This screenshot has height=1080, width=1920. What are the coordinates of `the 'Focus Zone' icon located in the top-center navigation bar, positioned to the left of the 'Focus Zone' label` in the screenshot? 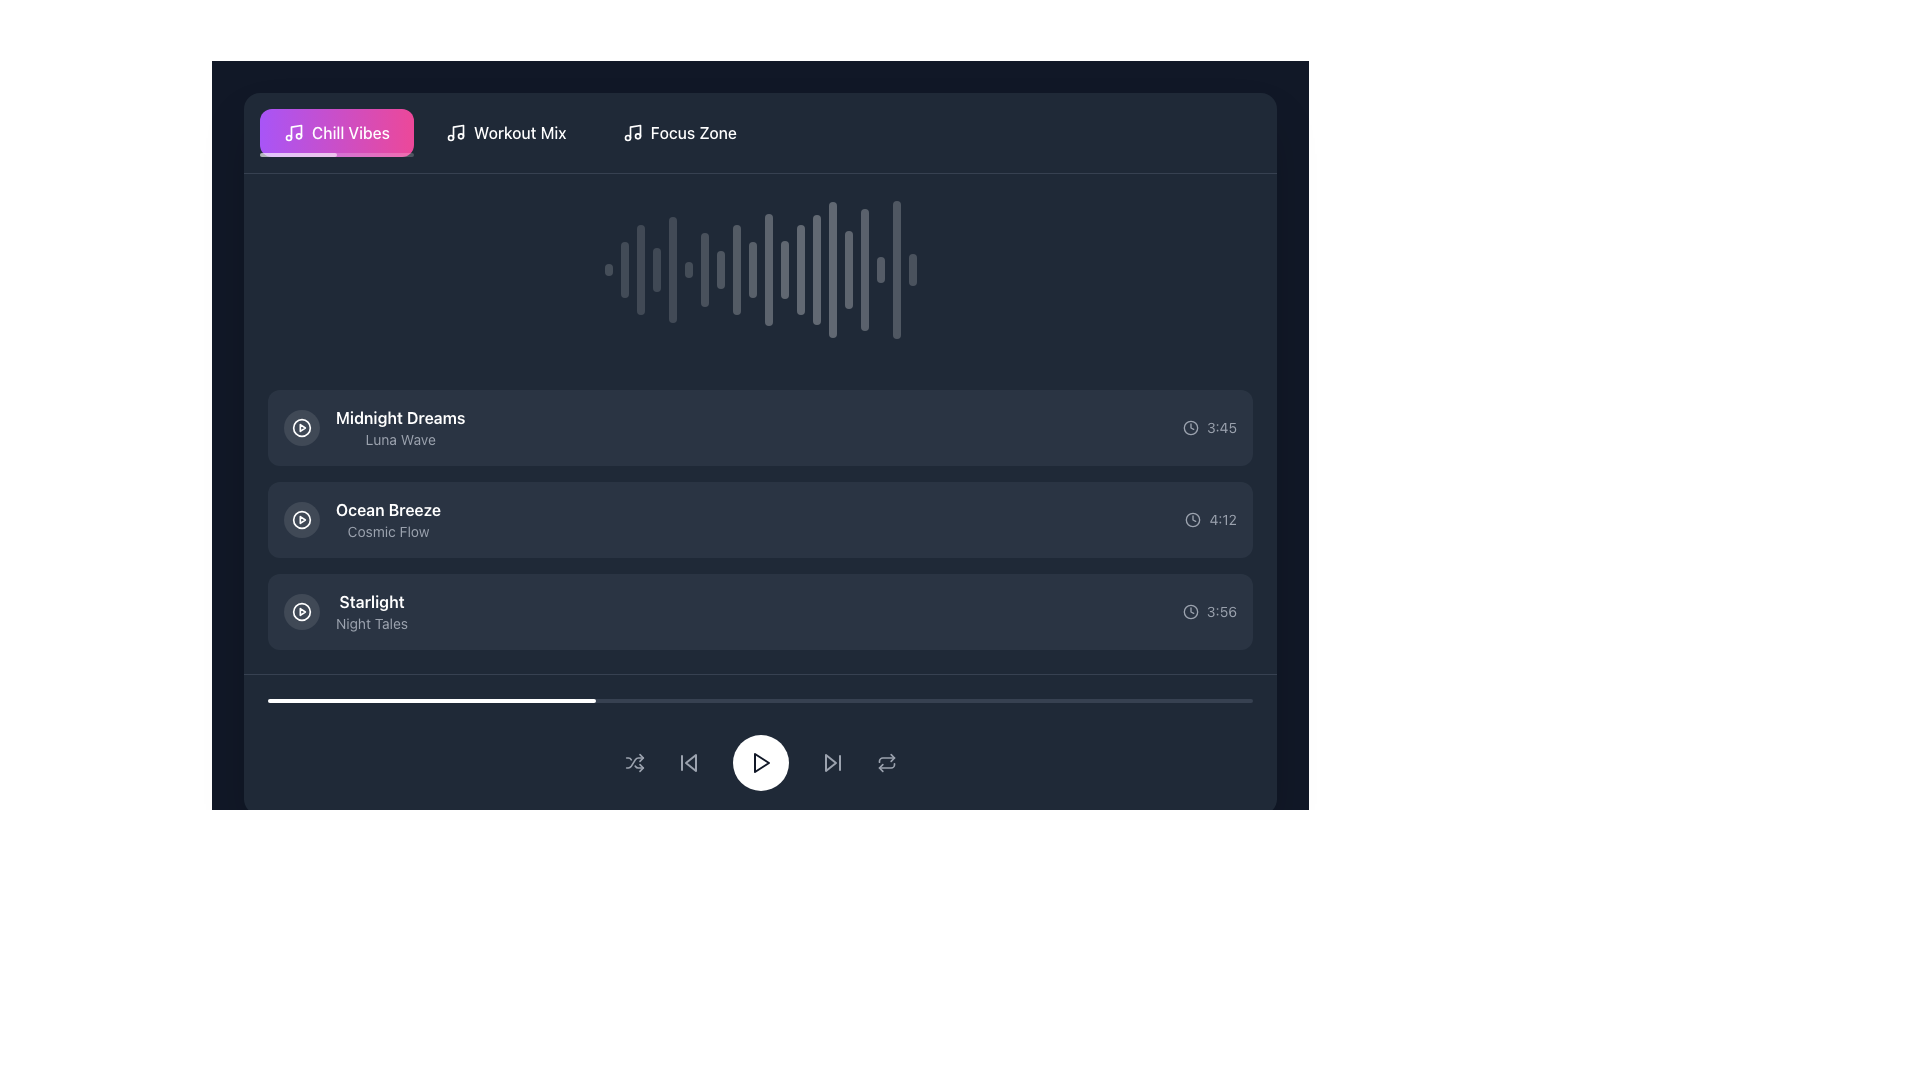 It's located at (631, 132).